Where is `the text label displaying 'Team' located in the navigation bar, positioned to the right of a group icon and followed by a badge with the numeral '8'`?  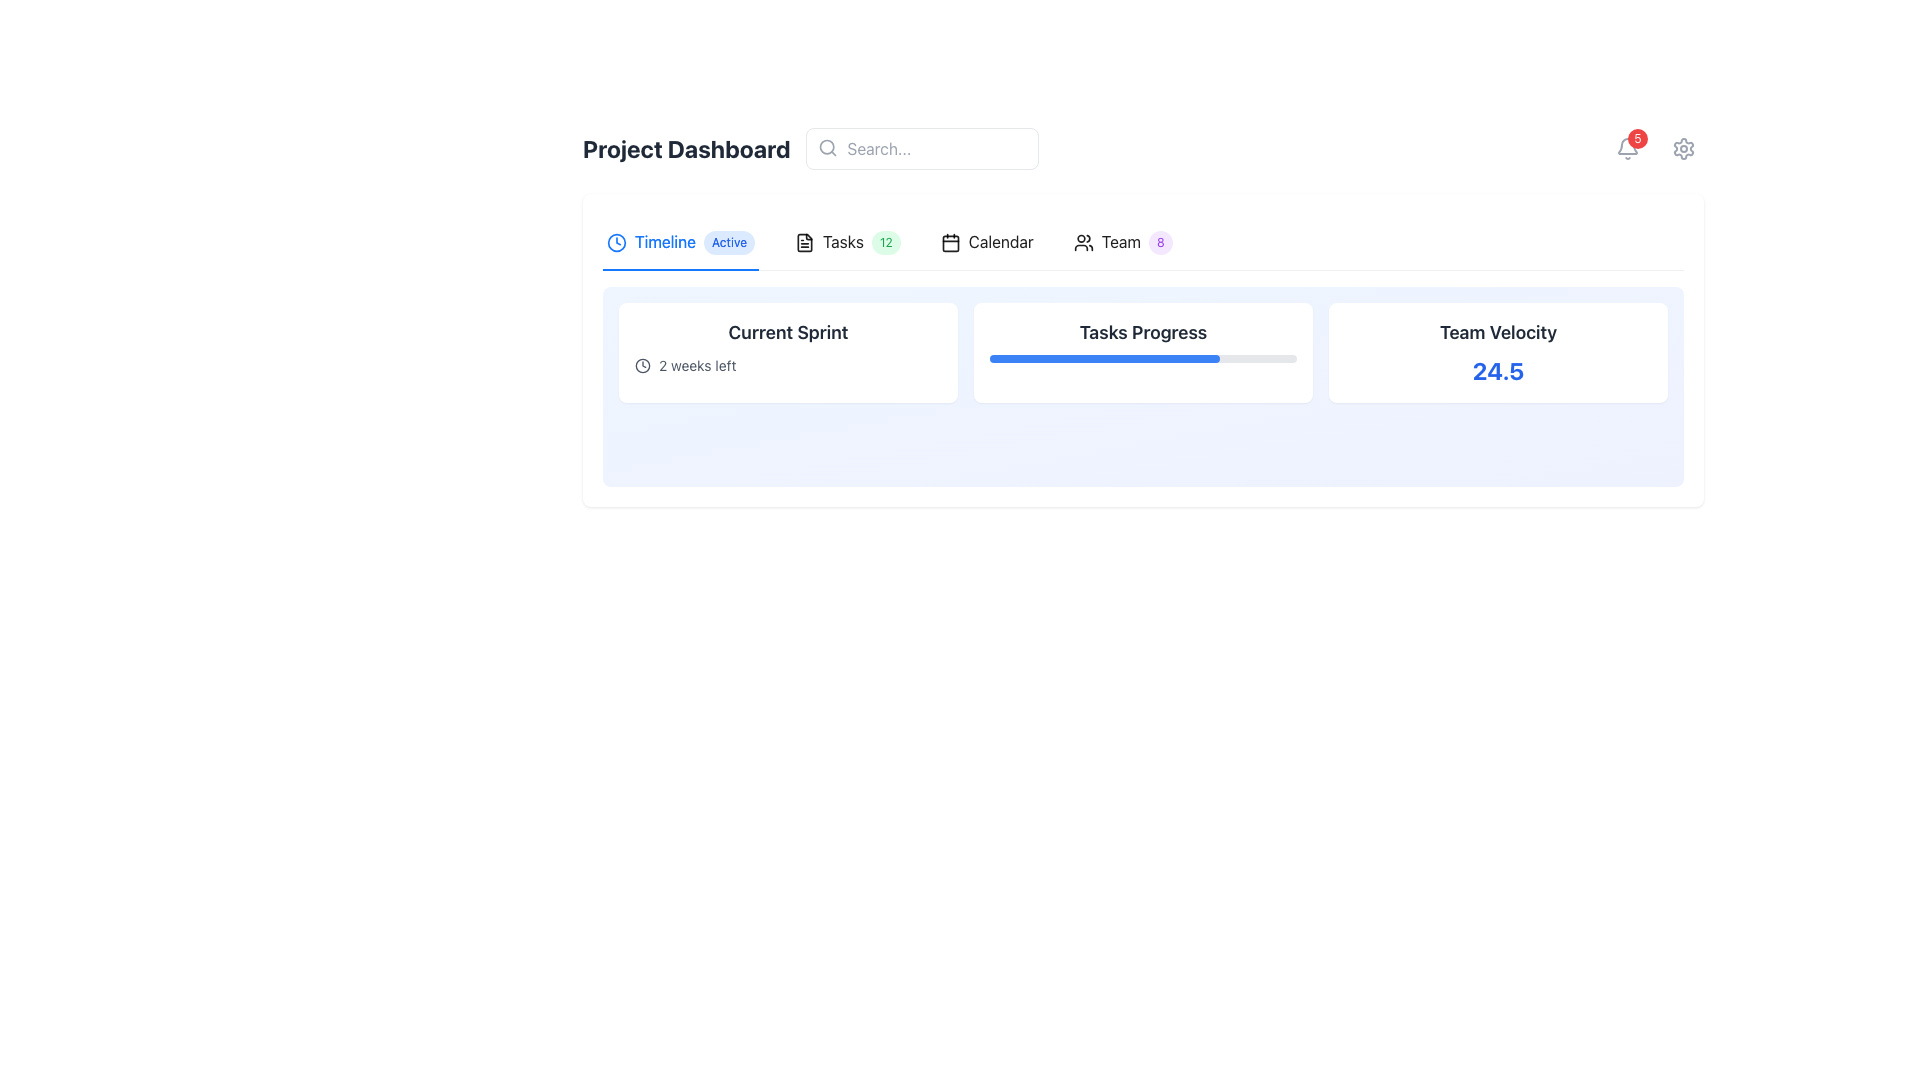
the text label displaying 'Team' located in the navigation bar, positioned to the right of a group icon and followed by a badge with the numeral '8' is located at coordinates (1121, 241).